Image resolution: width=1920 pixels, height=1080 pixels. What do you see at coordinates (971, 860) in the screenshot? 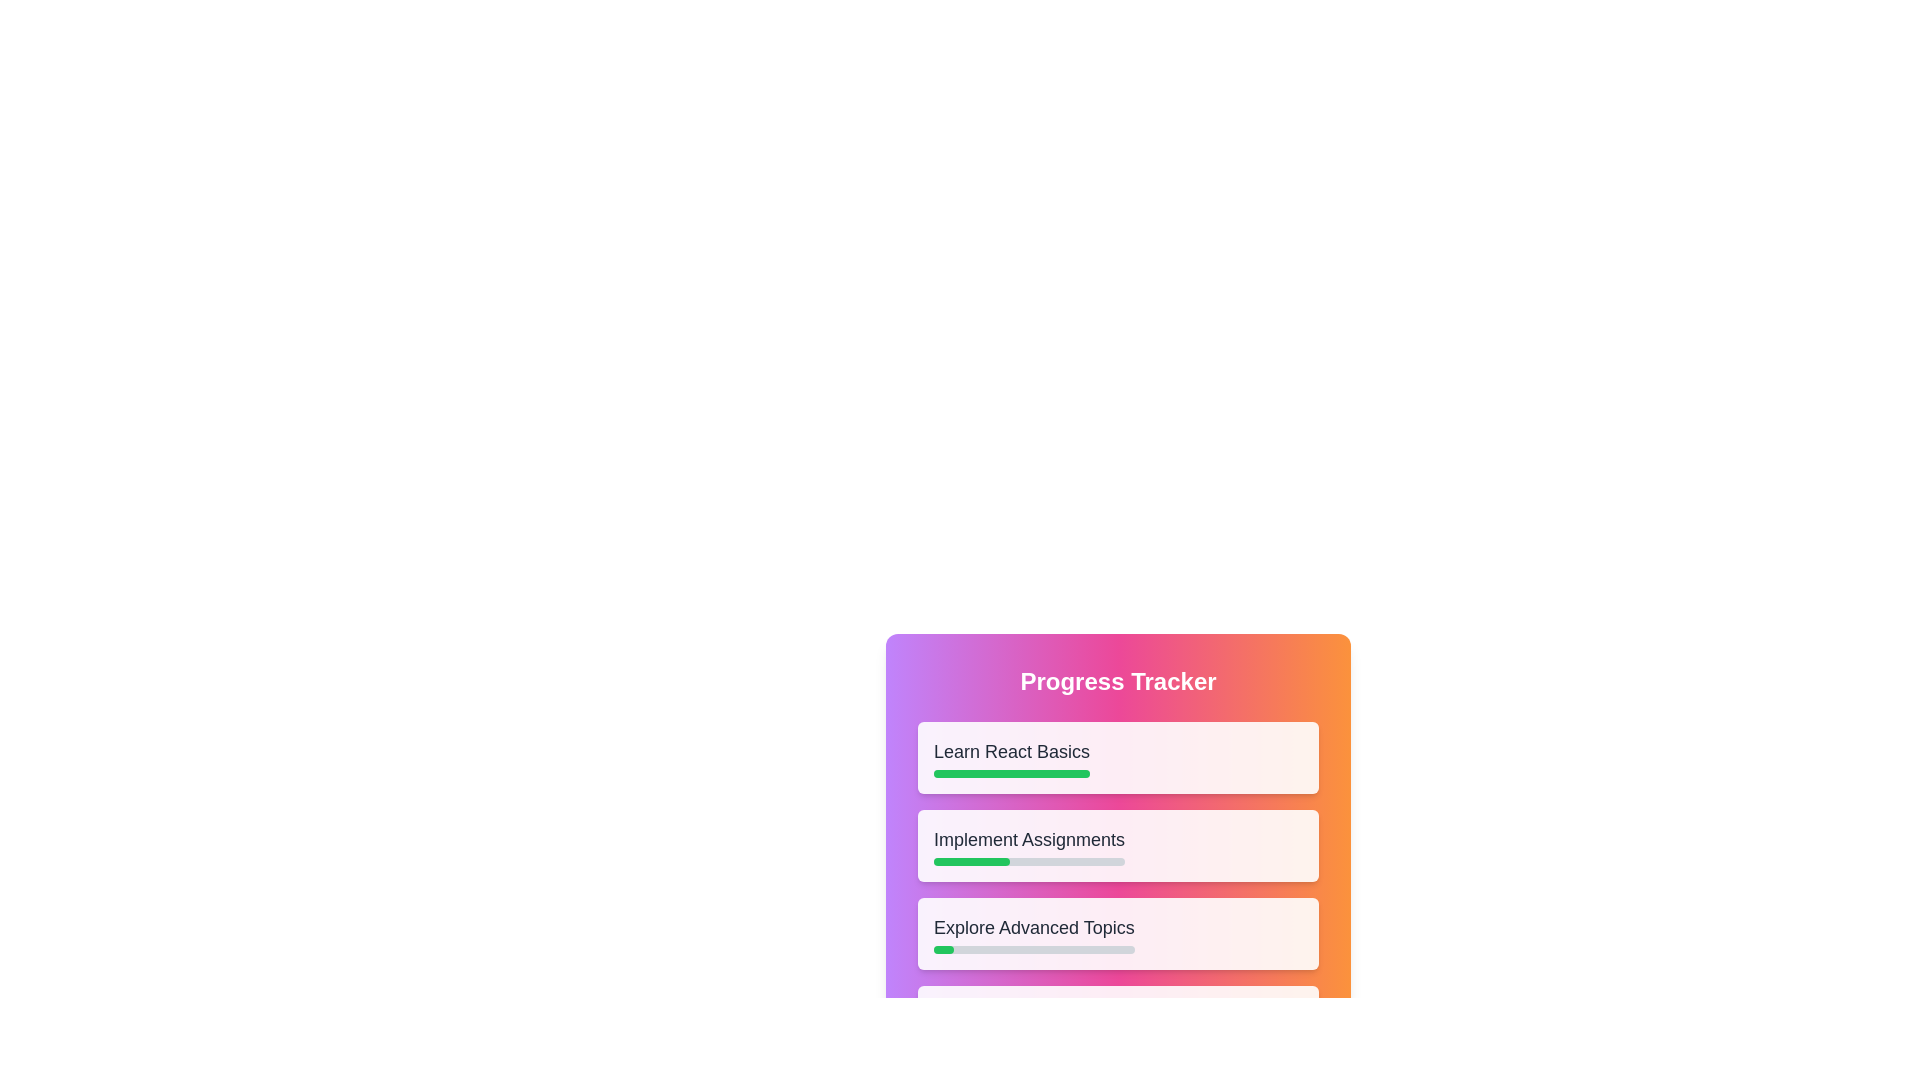
I see `the progress bar of Implement Assignments to view details` at bounding box center [971, 860].